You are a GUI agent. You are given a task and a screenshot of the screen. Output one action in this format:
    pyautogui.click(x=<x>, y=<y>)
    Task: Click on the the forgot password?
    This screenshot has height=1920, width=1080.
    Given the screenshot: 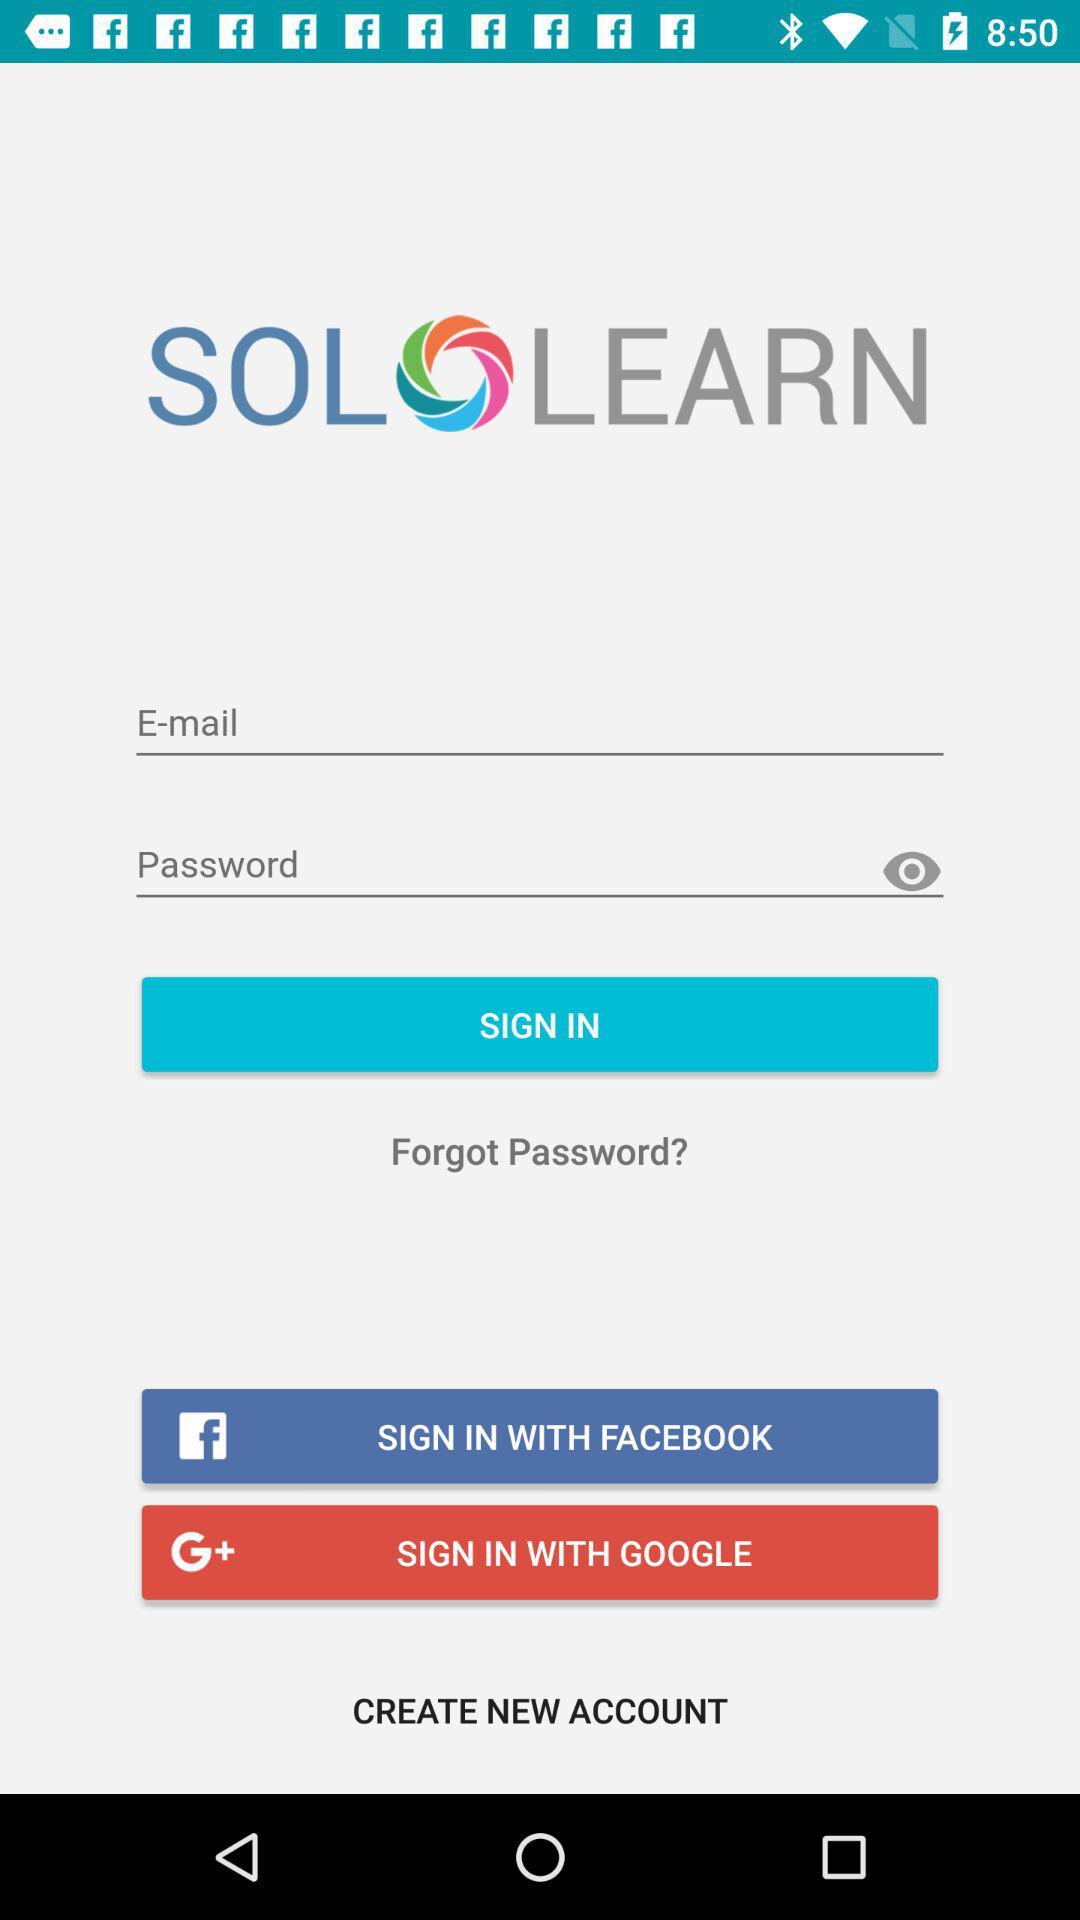 What is the action you would take?
    pyautogui.click(x=538, y=1150)
    